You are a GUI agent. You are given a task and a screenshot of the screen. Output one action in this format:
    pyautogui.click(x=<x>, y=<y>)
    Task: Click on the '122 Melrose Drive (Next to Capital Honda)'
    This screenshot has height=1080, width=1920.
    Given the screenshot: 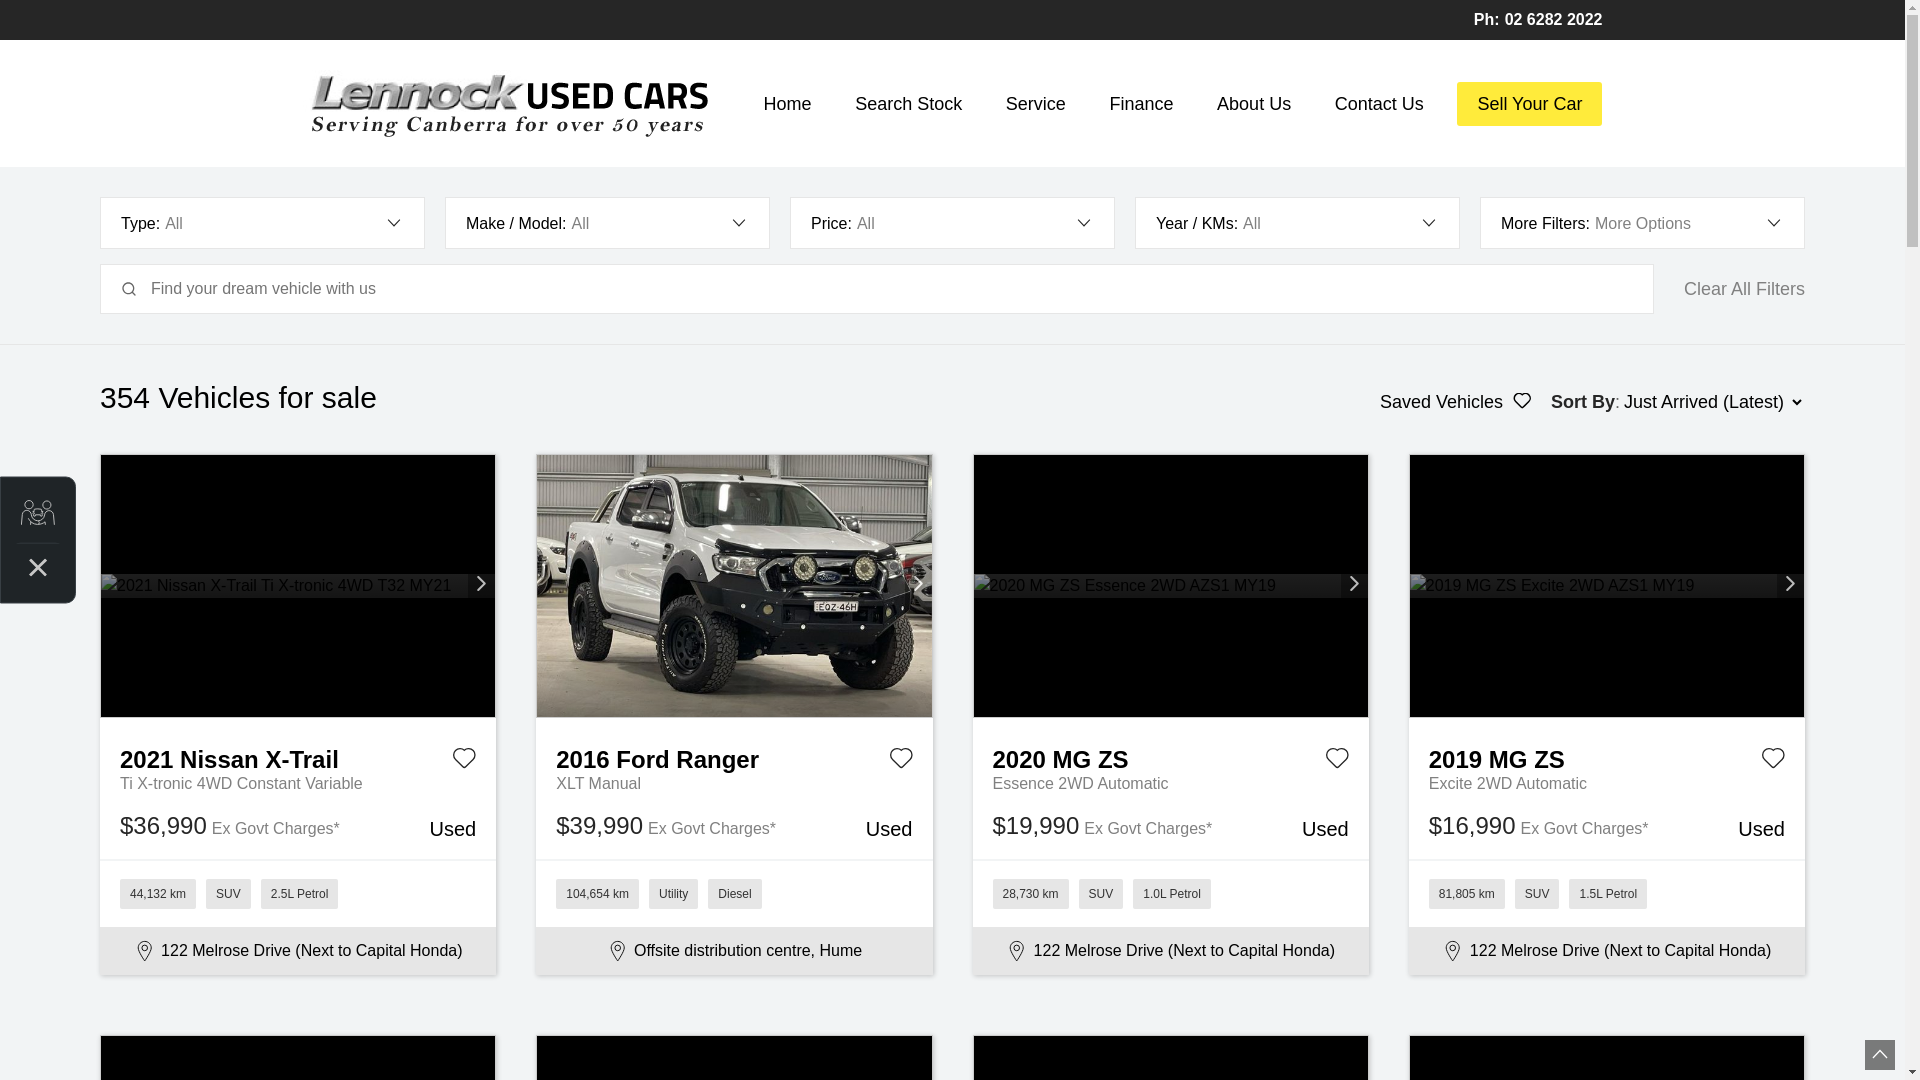 What is the action you would take?
    pyautogui.click(x=296, y=950)
    